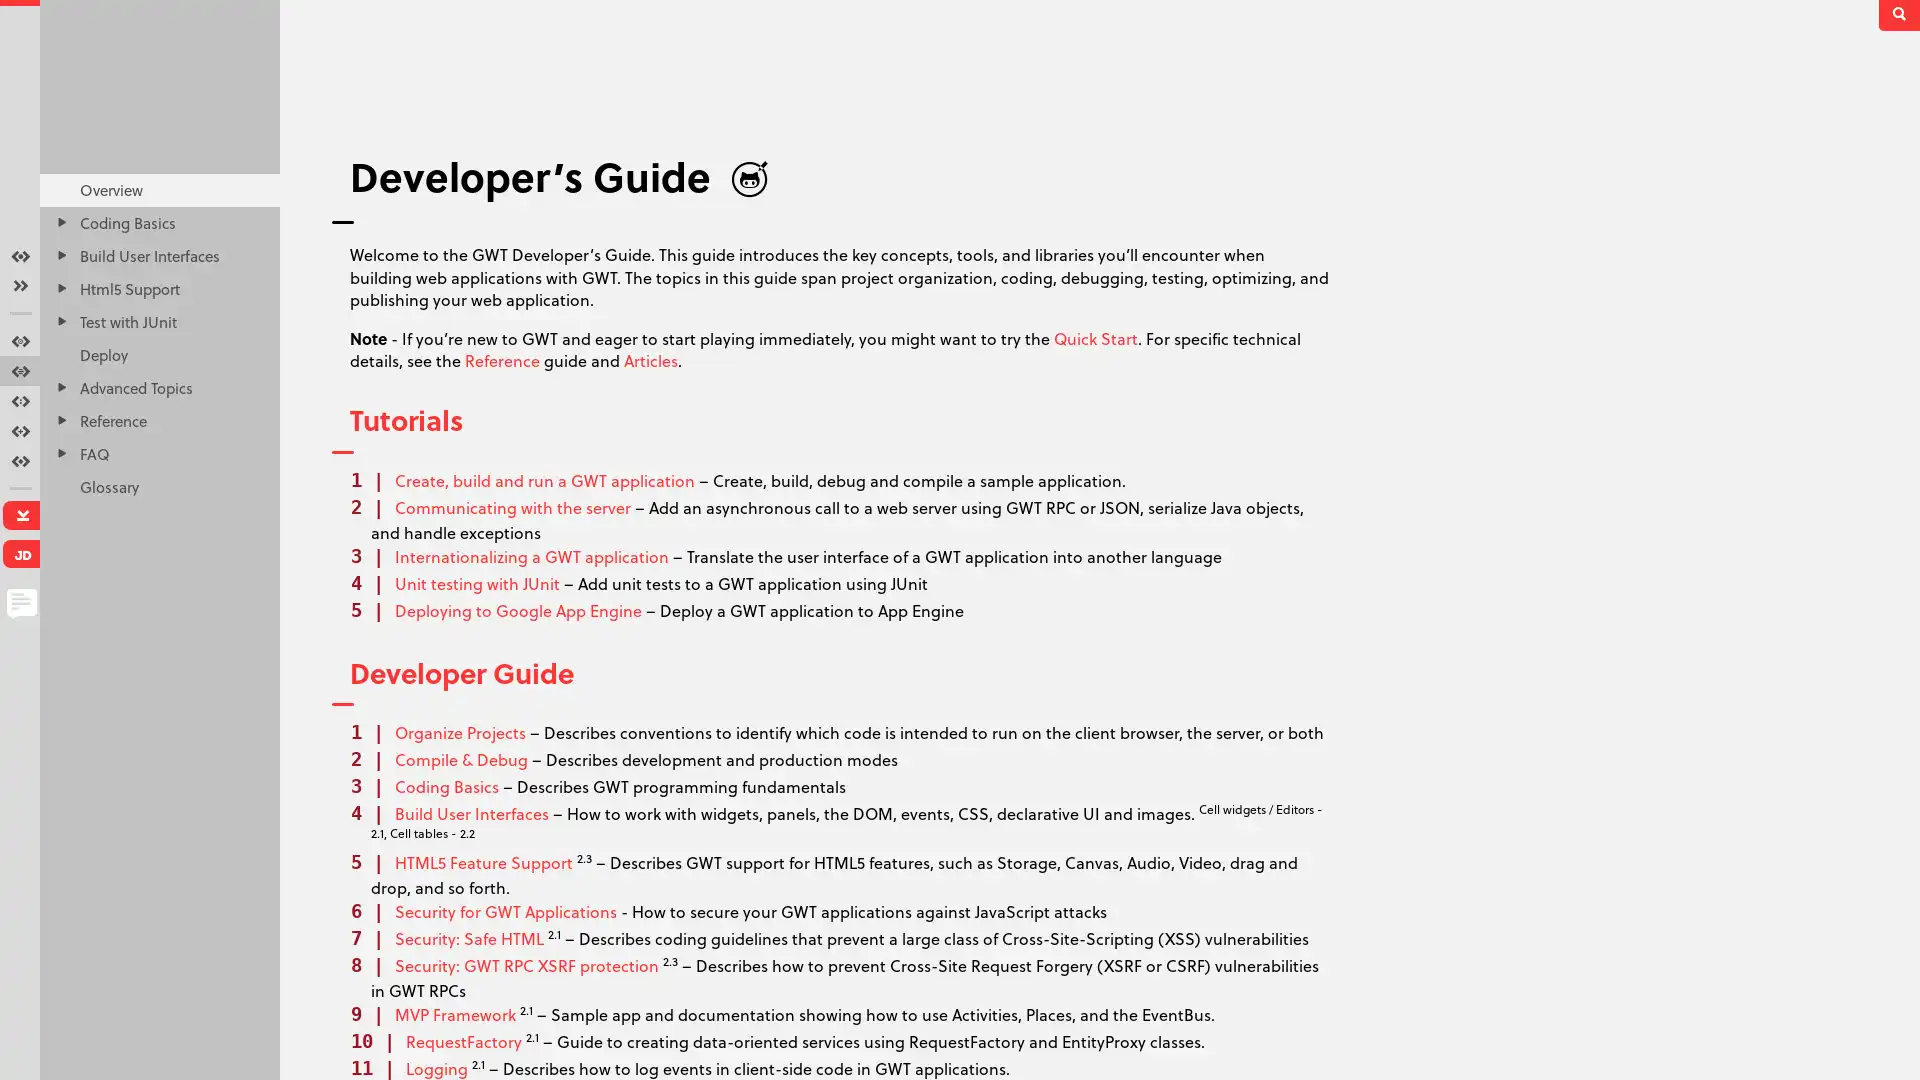 The width and height of the screenshot is (1920, 1080). Describe the element at coordinates (1900, 15) in the screenshot. I see `Search` at that location.